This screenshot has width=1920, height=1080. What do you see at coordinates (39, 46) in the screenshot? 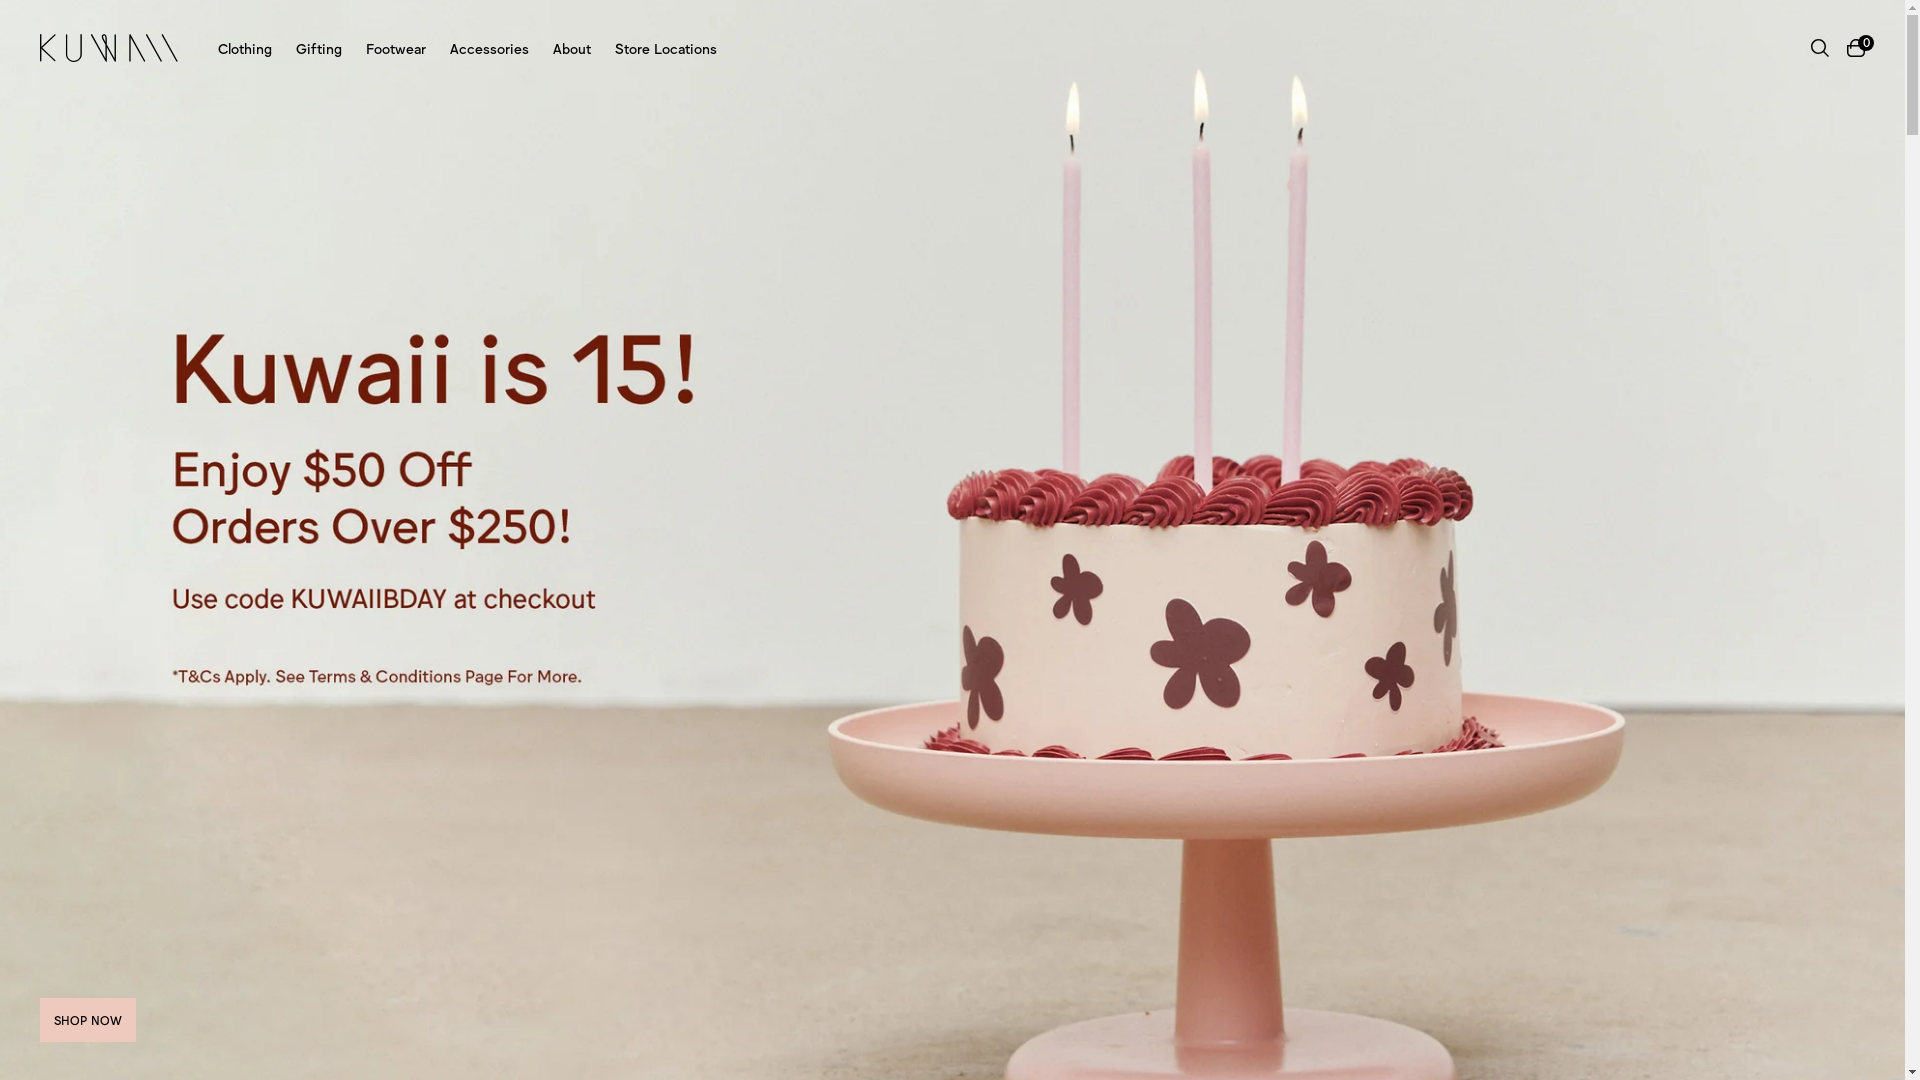
I see `'Kuwaii'` at bounding box center [39, 46].